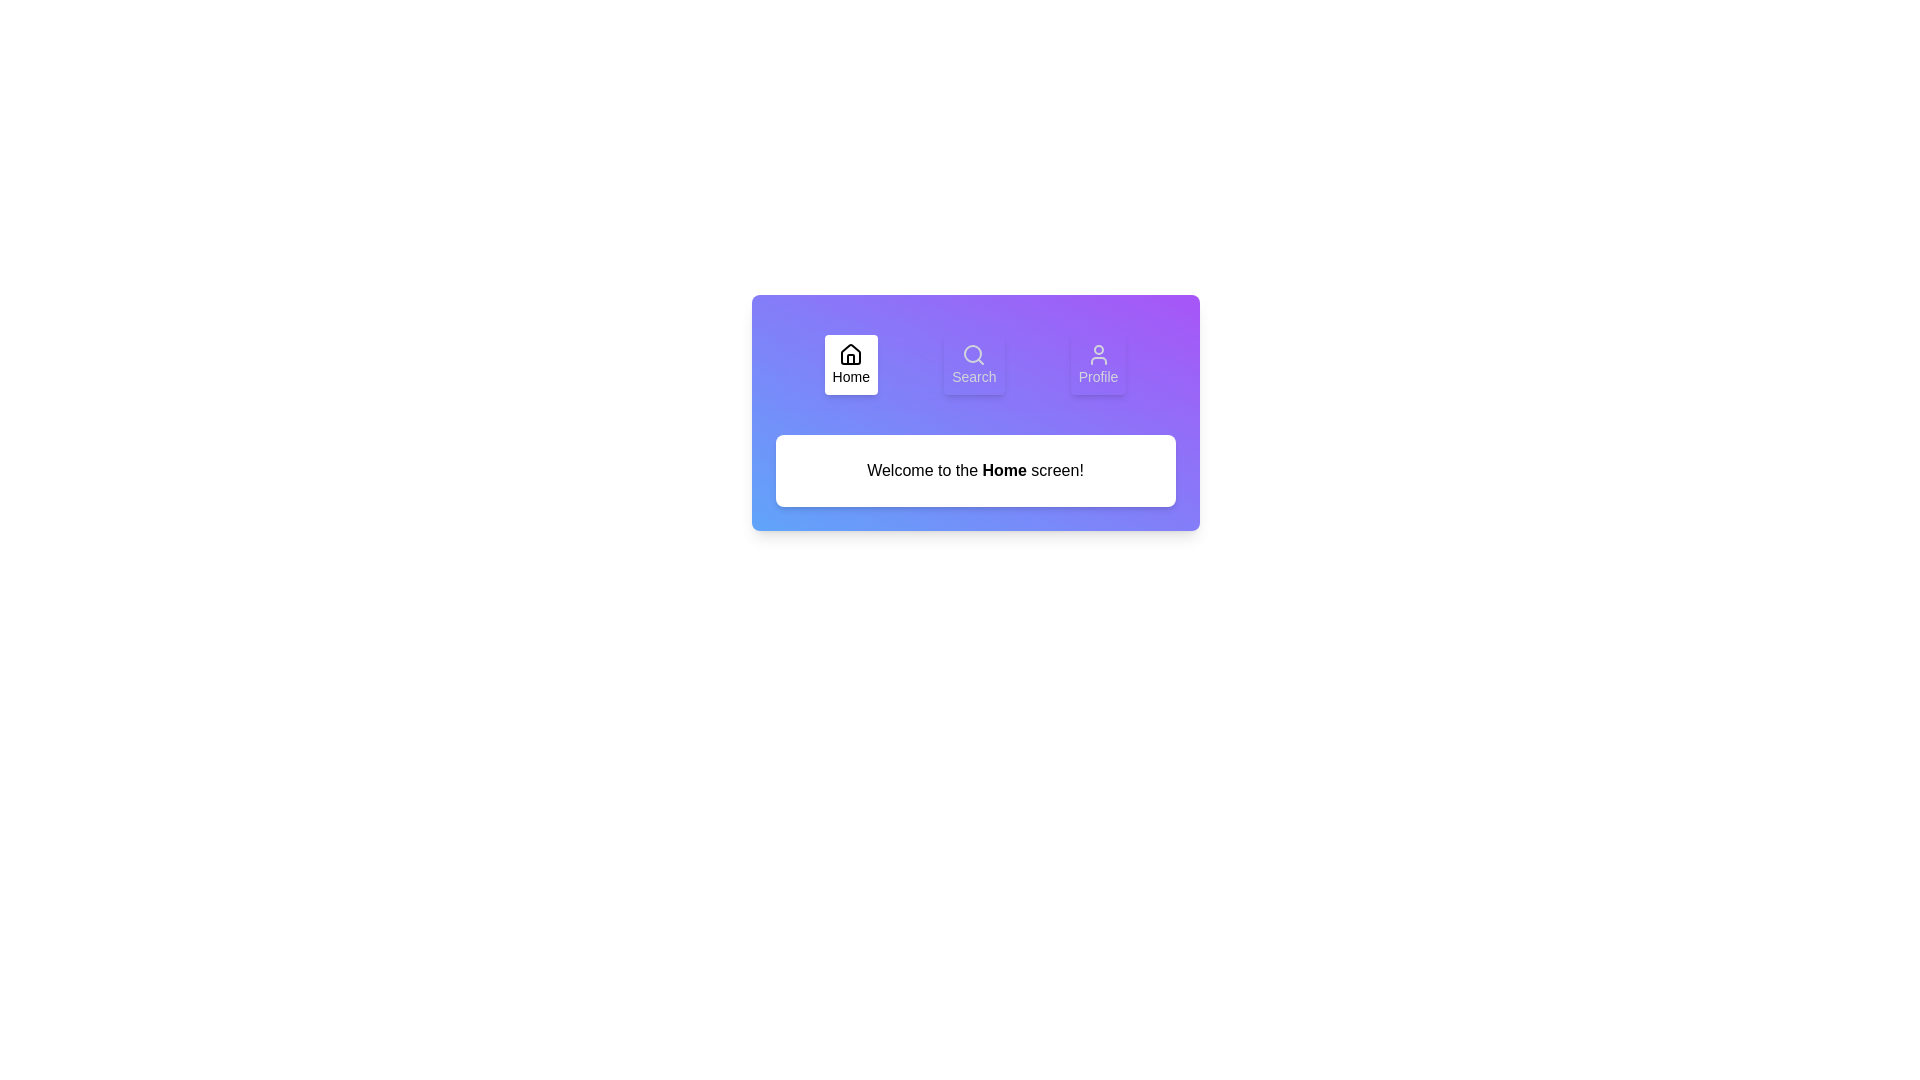  Describe the element at coordinates (851, 353) in the screenshot. I see `the stylized house icon, which is a minimalistic outline style in black, located in the first position among three icons in the navigation section` at that location.